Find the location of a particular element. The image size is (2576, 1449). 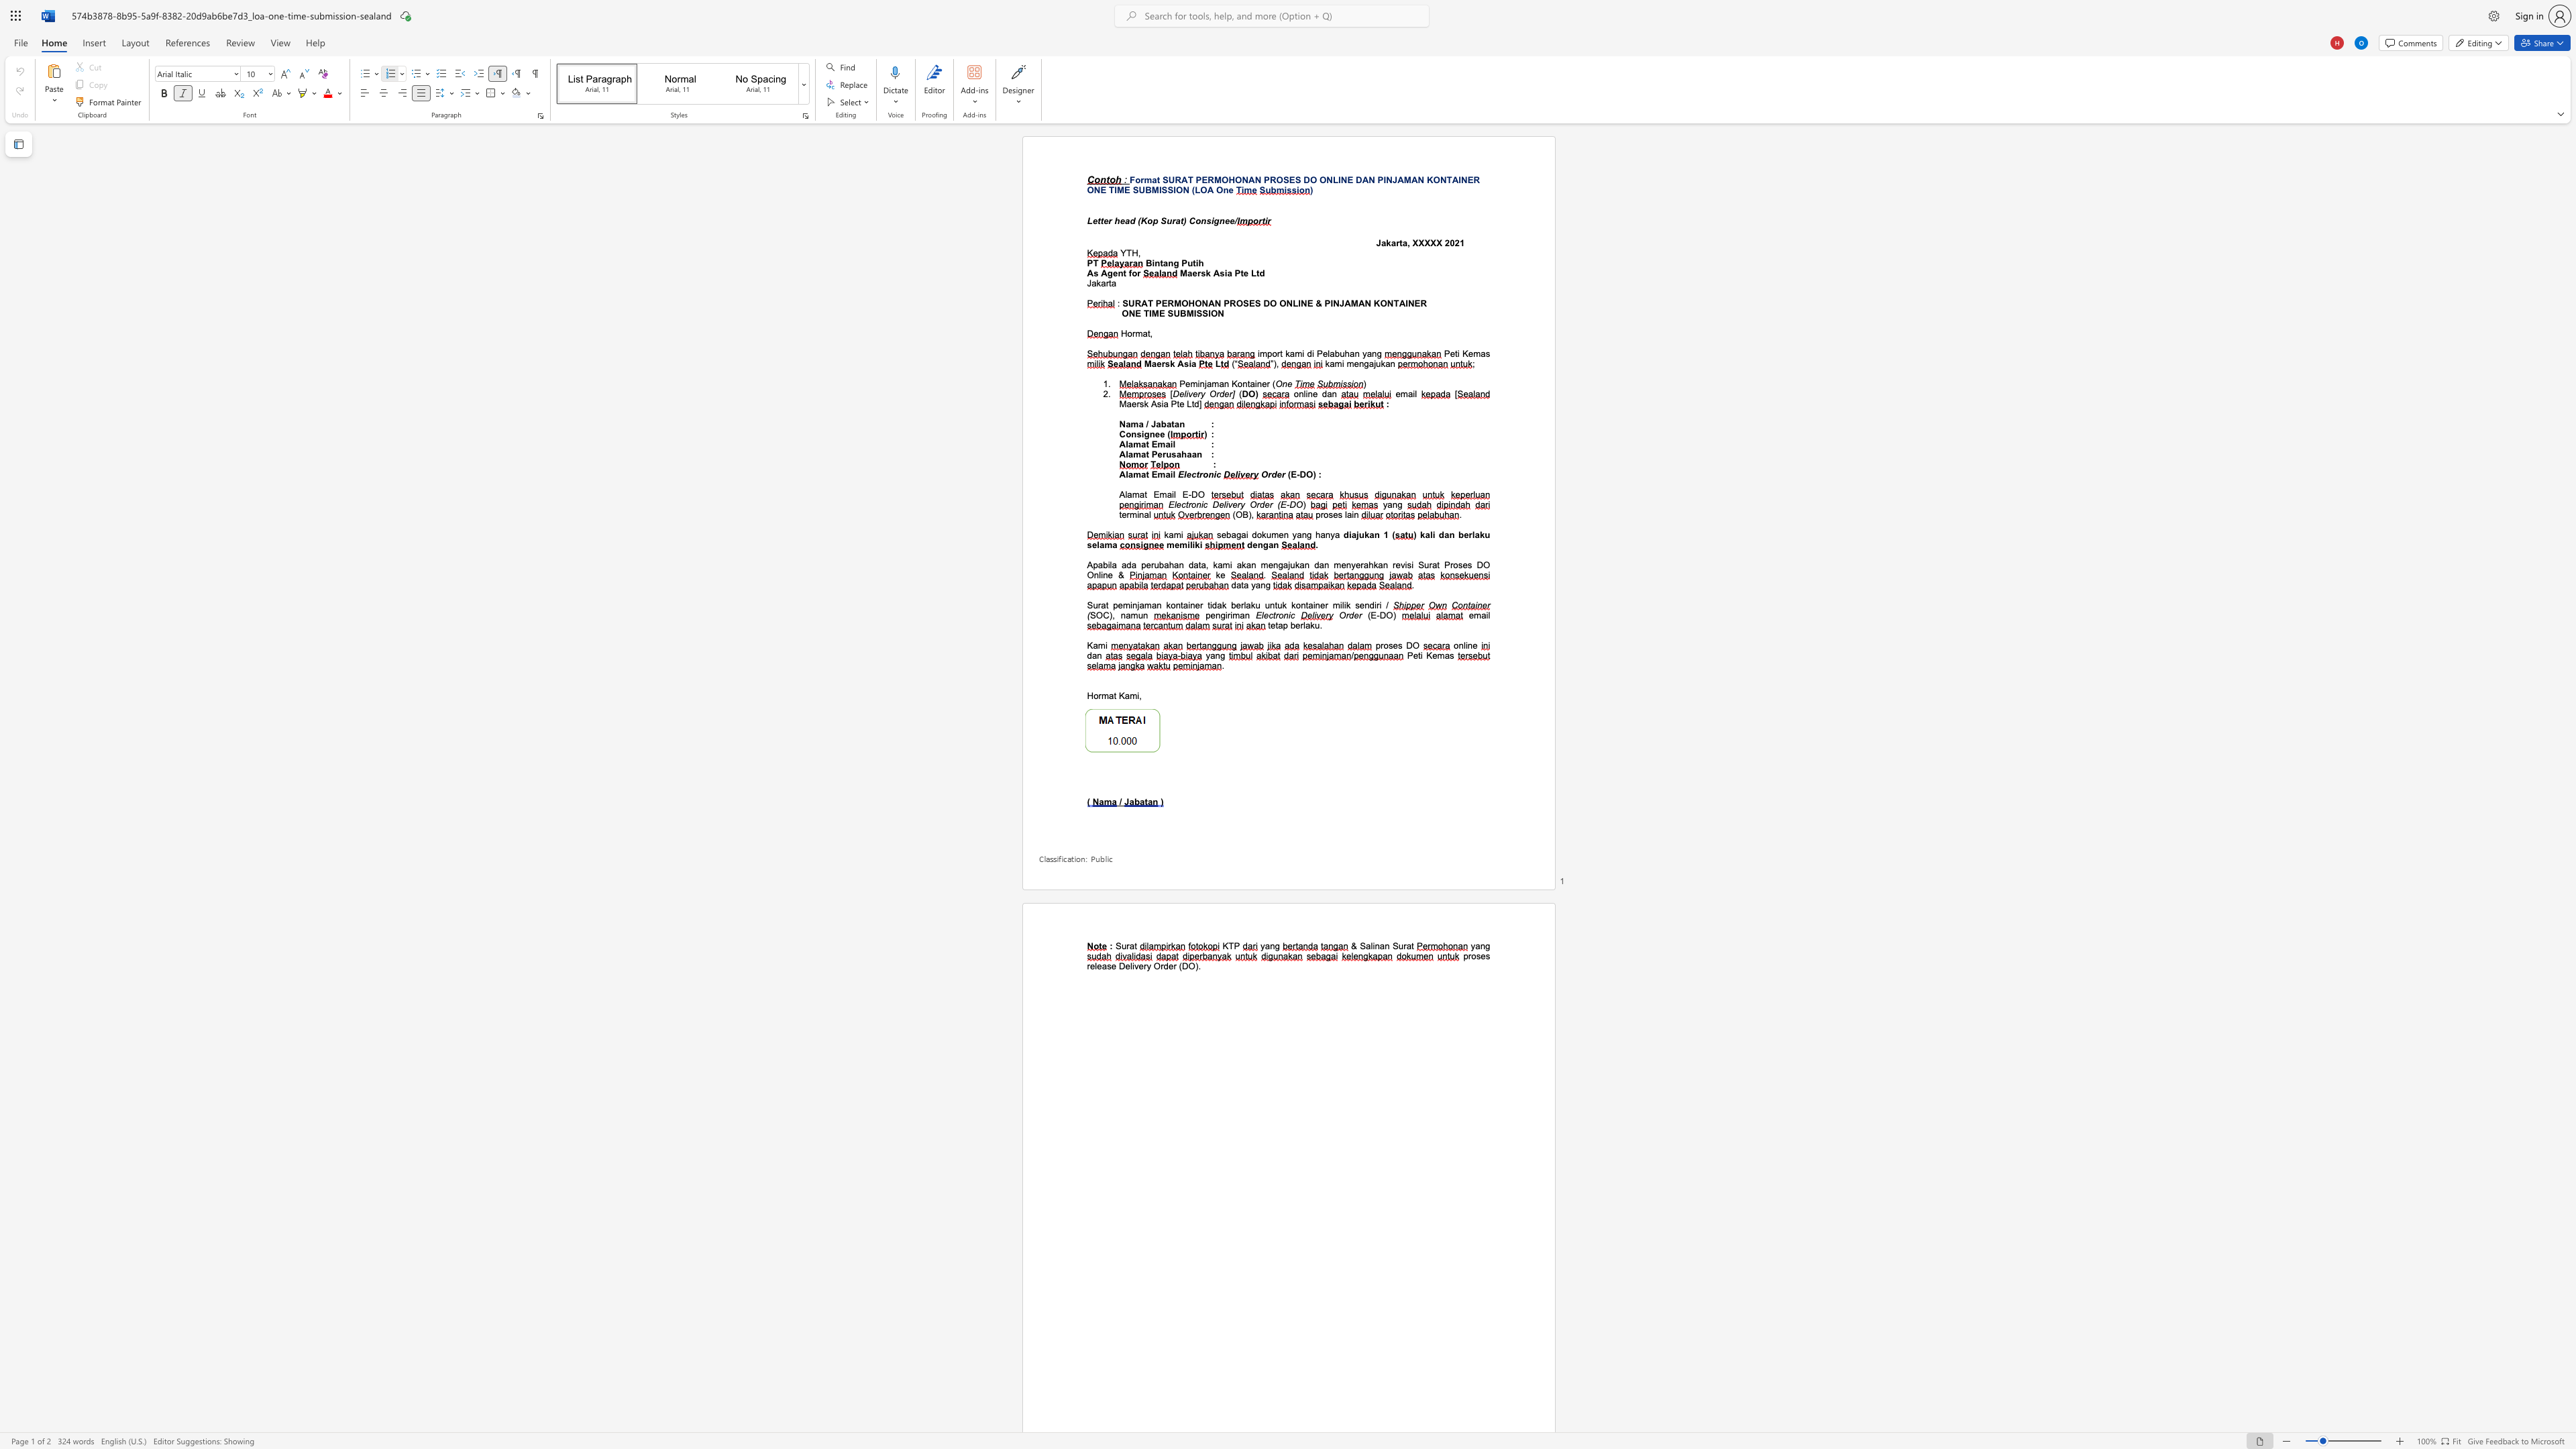

the space between the continuous character "o" and "n" in the text is located at coordinates (1241, 382).